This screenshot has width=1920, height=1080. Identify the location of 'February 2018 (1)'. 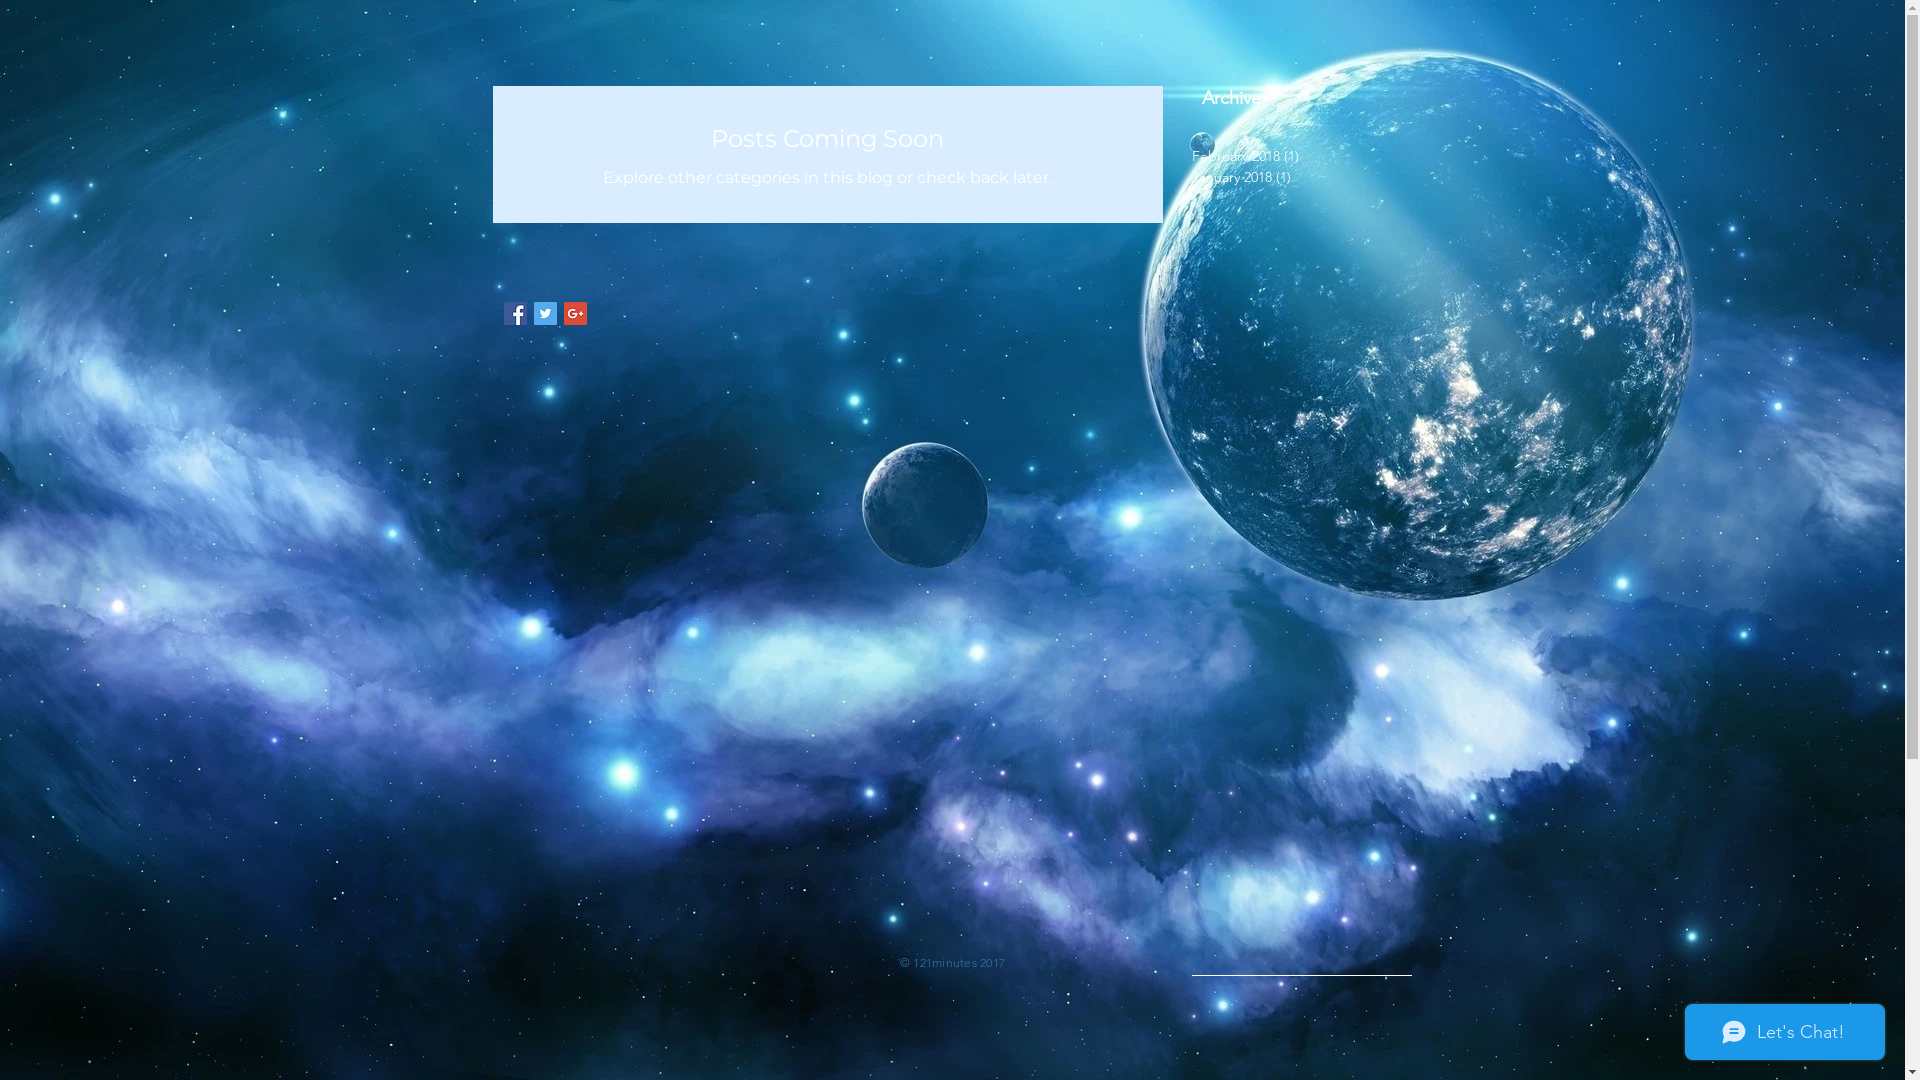
(1296, 155).